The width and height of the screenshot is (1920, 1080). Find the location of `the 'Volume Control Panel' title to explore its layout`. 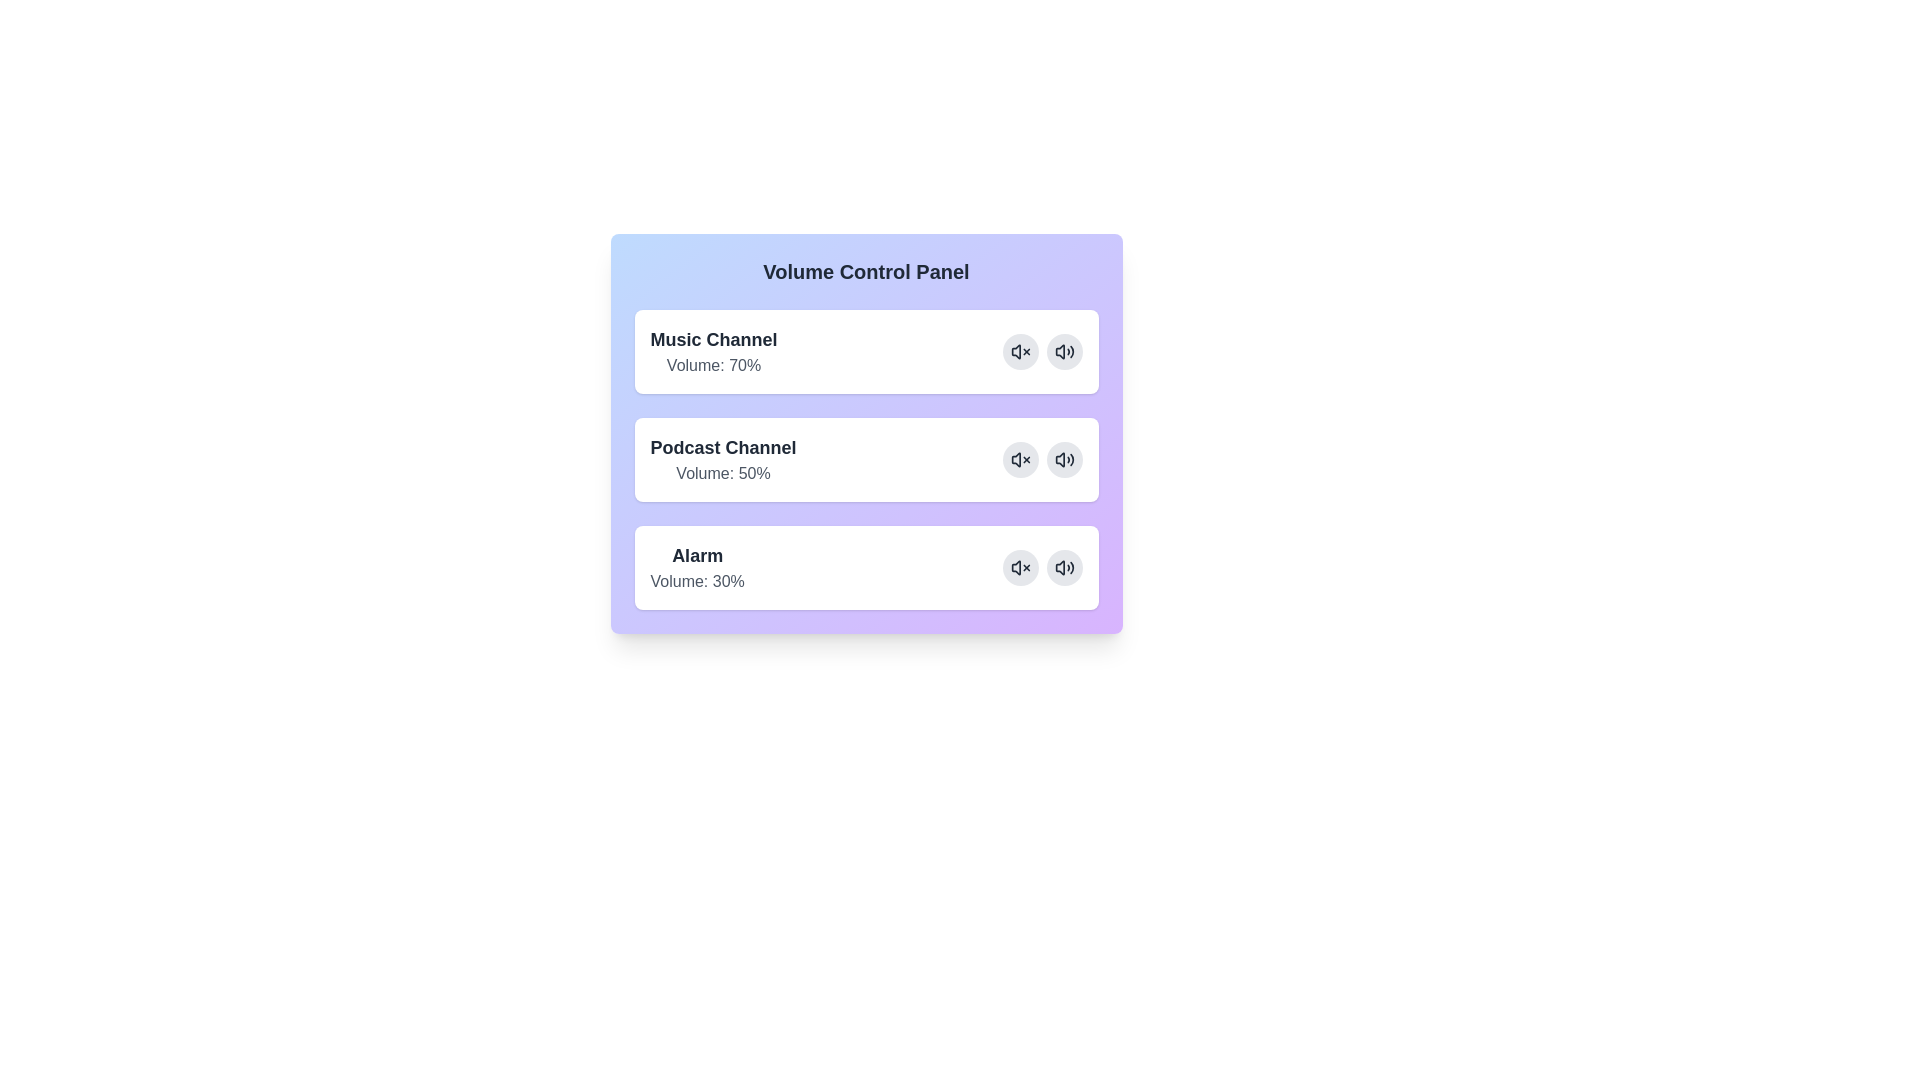

the 'Volume Control Panel' title to explore its layout is located at coordinates (866, 272).